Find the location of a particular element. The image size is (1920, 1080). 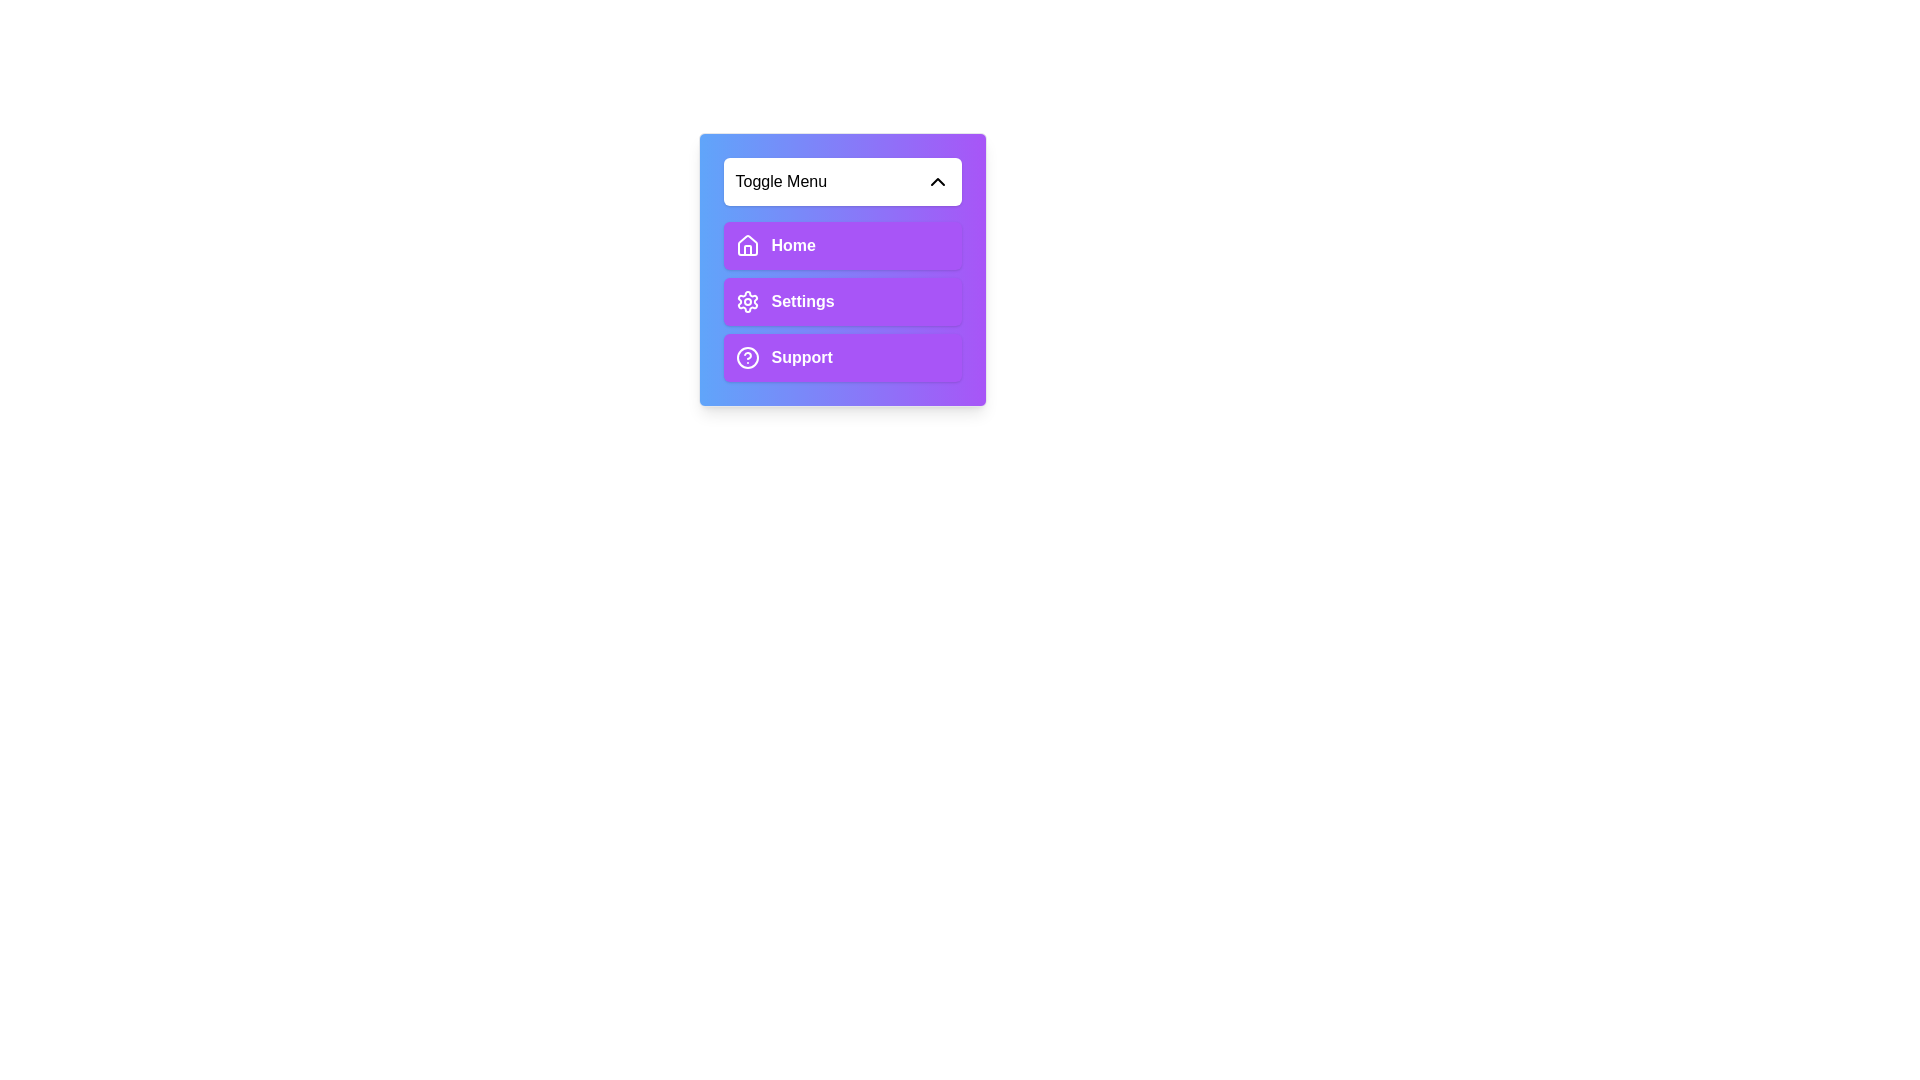

the 'Settings' icon located in the second row of the vertical list within the popup menu is located at coordinates (746, 301).